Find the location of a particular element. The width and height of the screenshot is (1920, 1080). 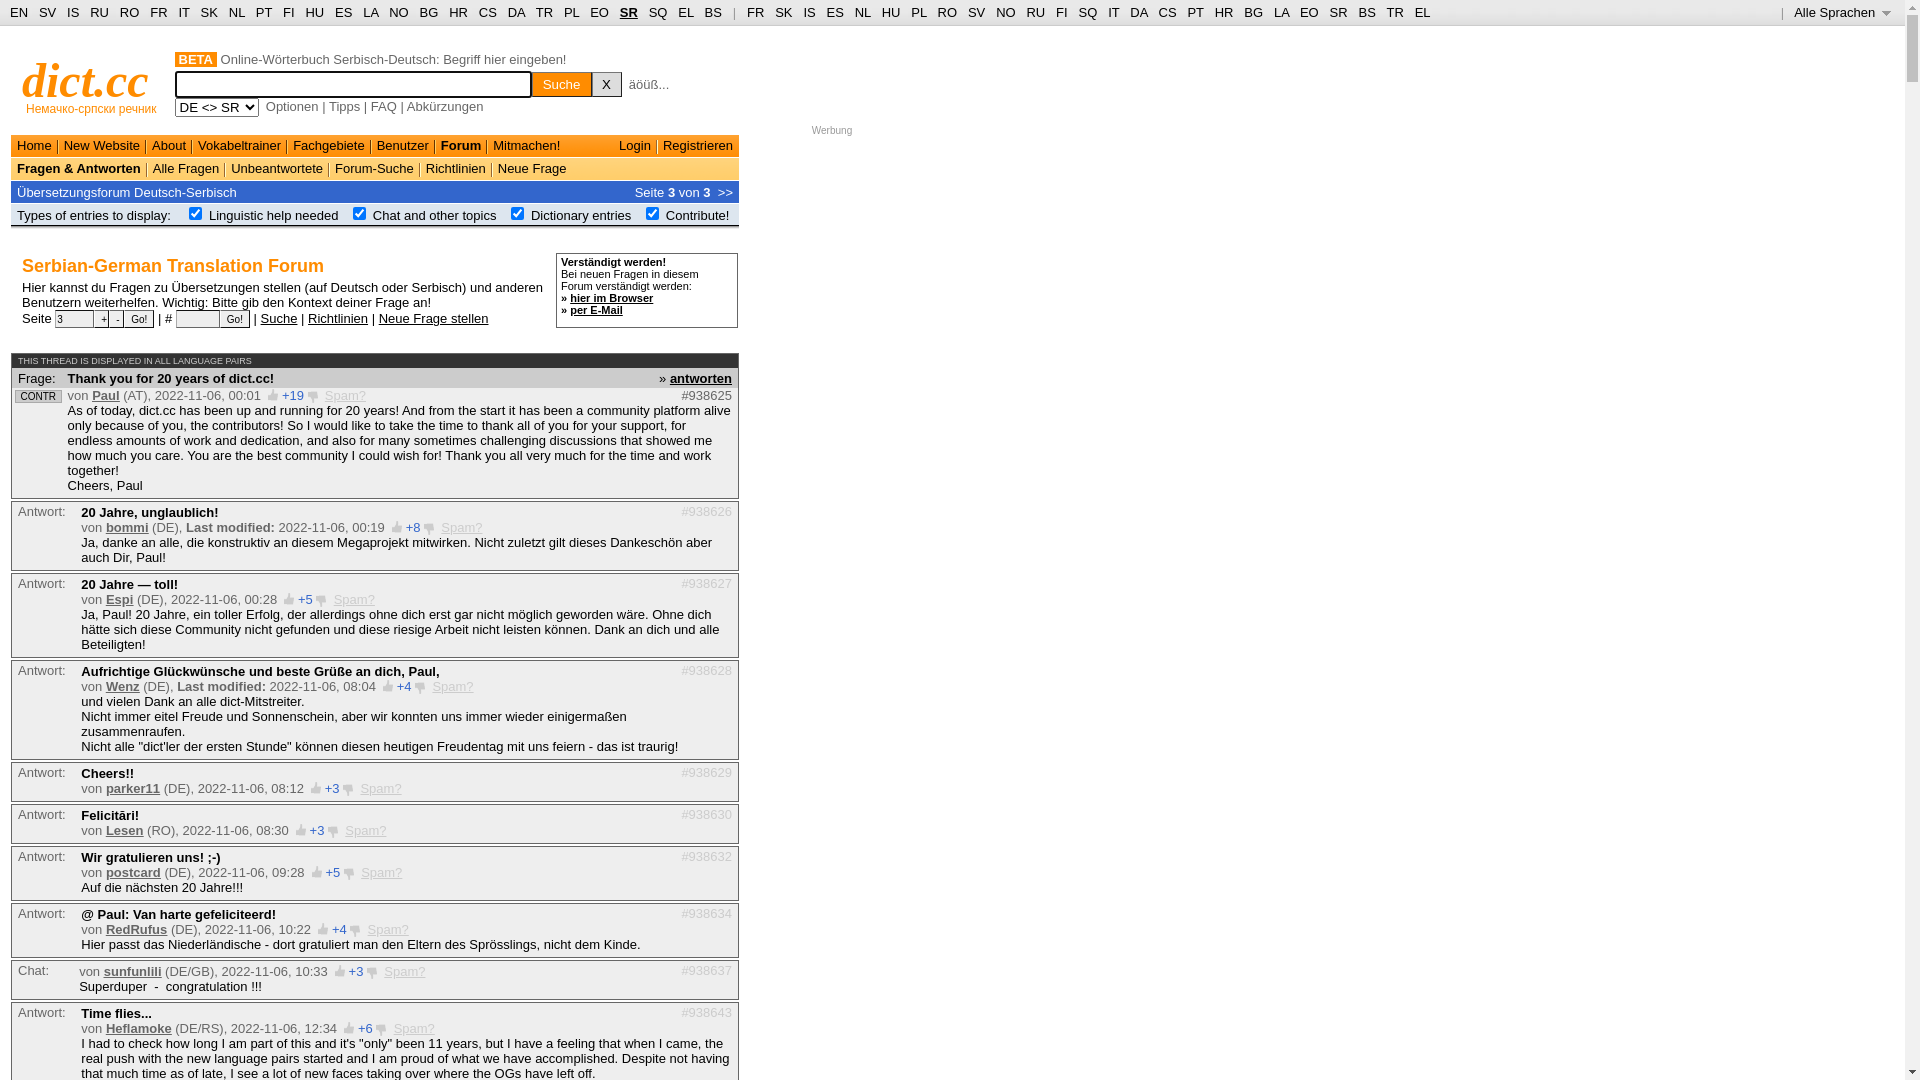

'FAQ' is located at coordinates (370, 106).